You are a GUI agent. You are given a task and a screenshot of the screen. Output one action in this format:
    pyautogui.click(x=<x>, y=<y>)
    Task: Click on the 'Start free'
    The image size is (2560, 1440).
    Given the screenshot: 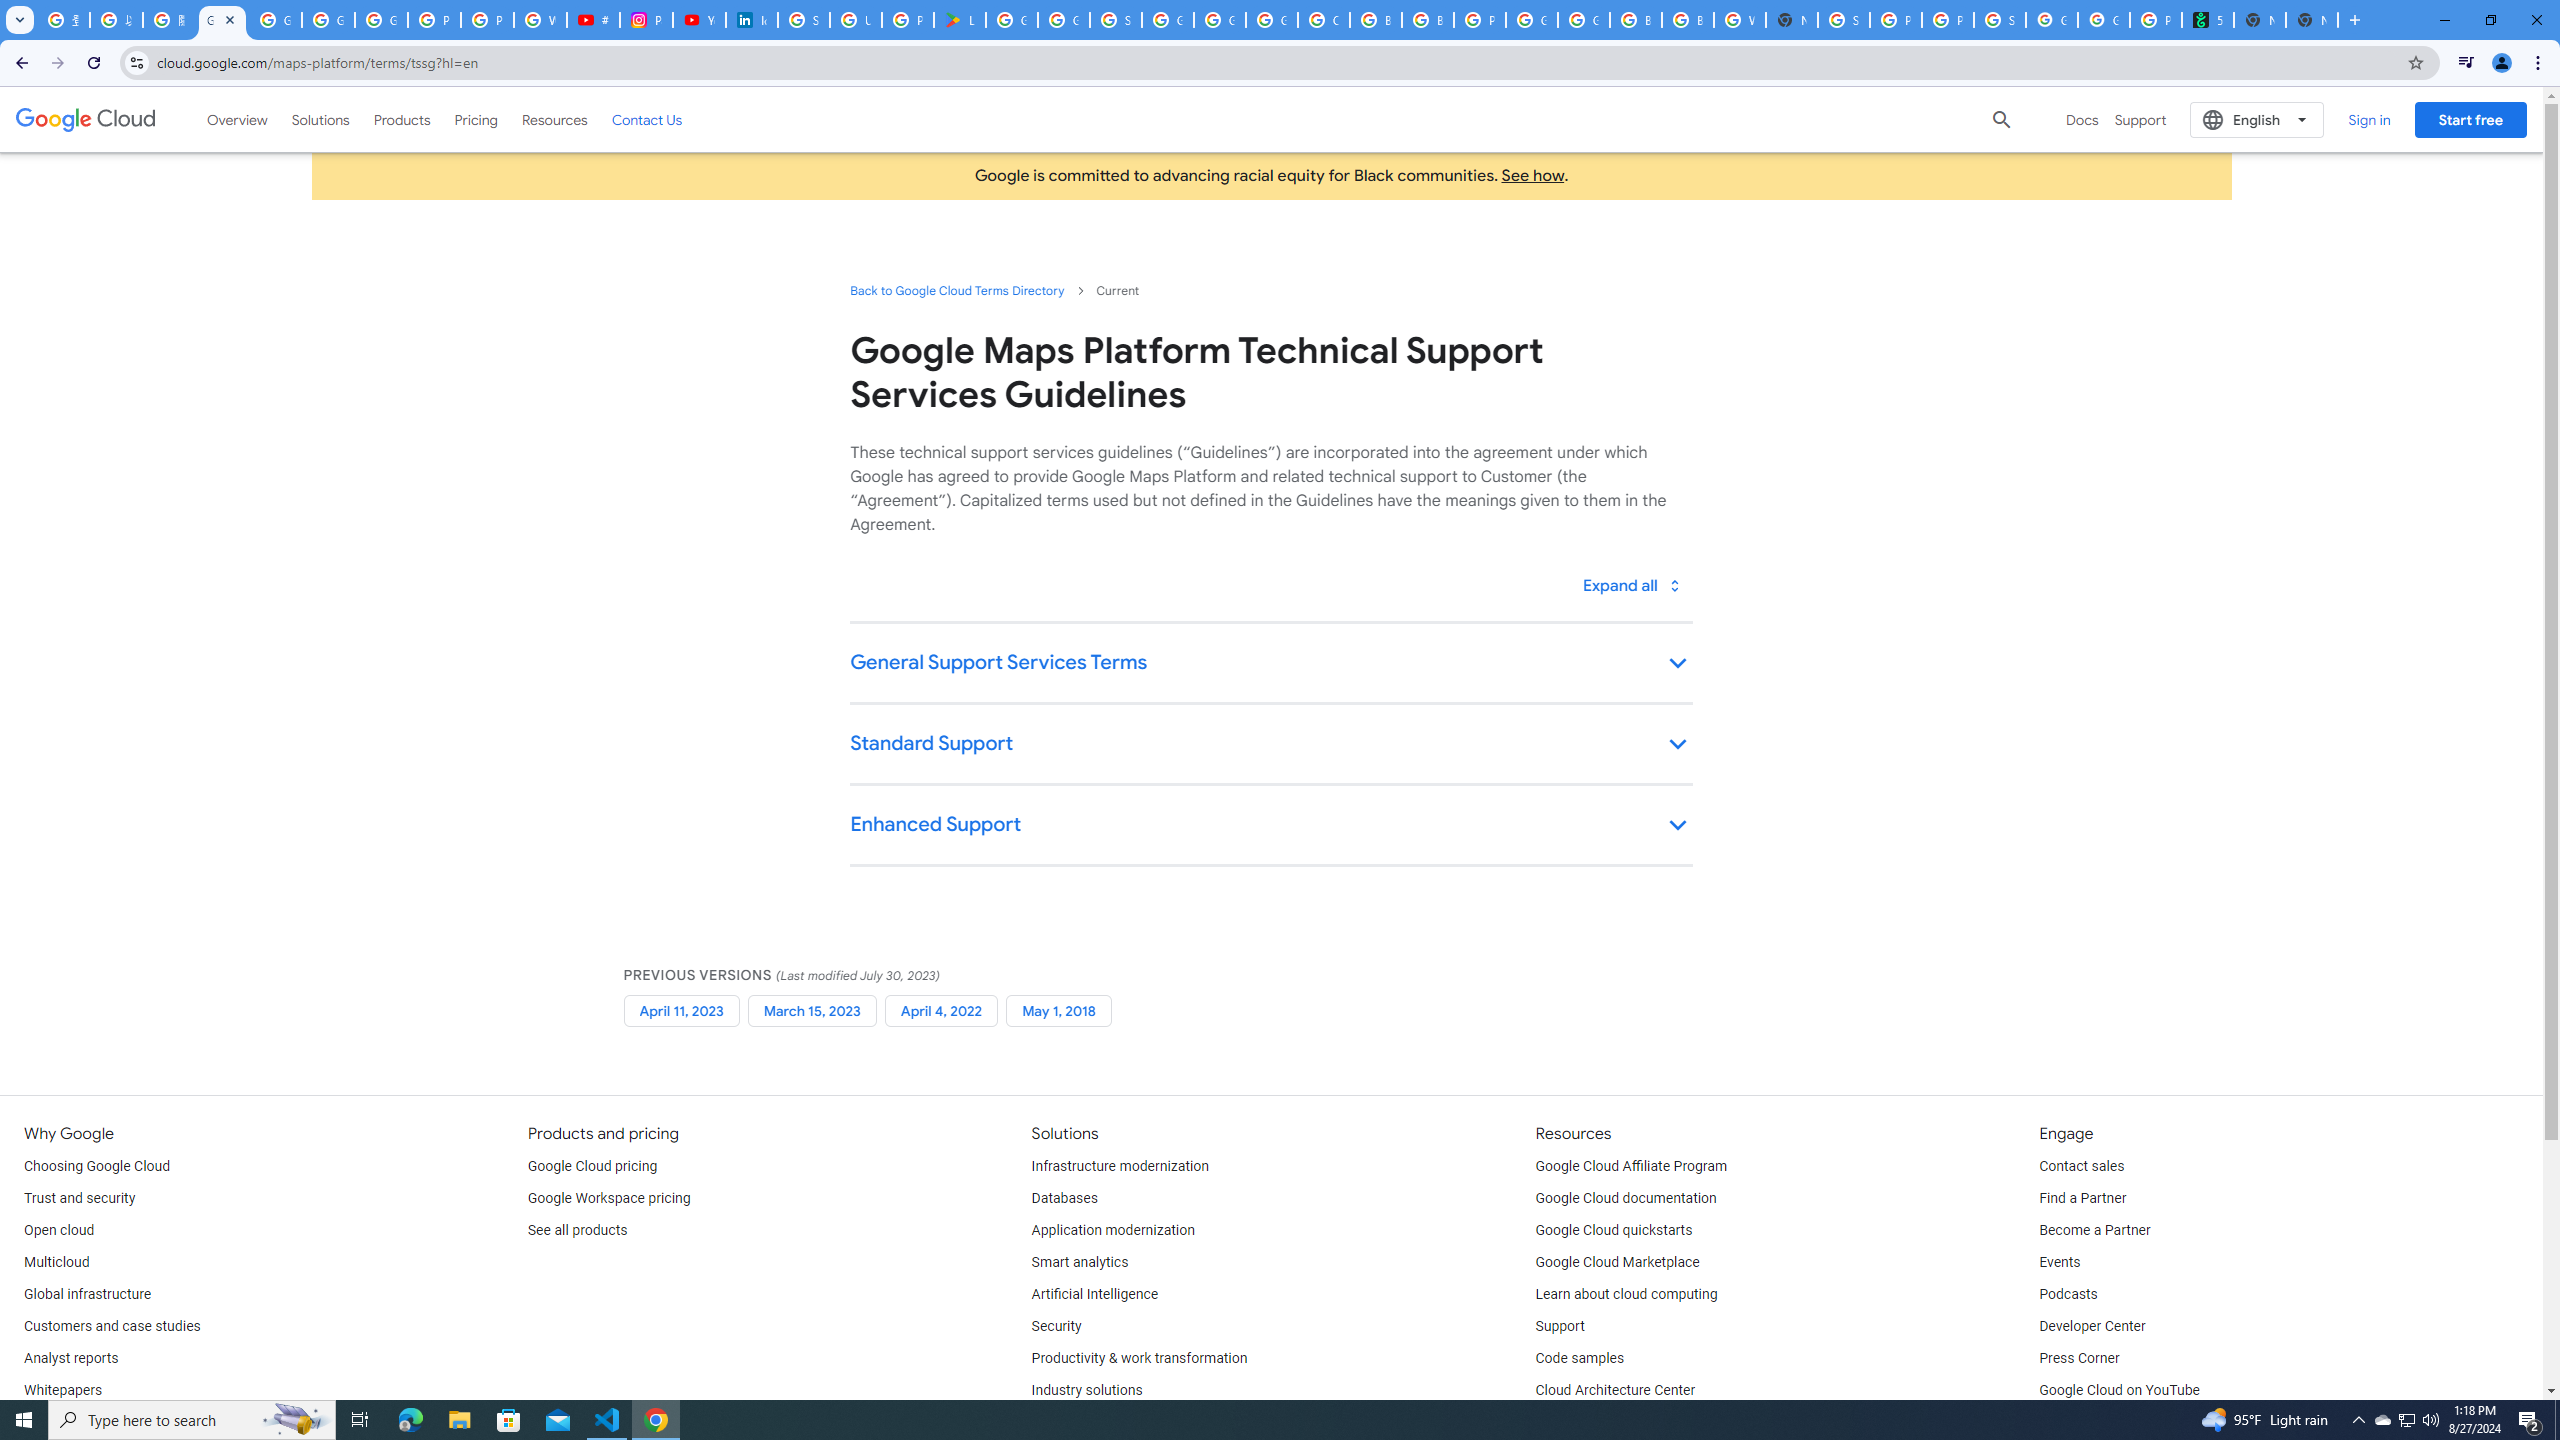 What is the action you would take?
    pyautogui.click(x=2470, y=118)
    